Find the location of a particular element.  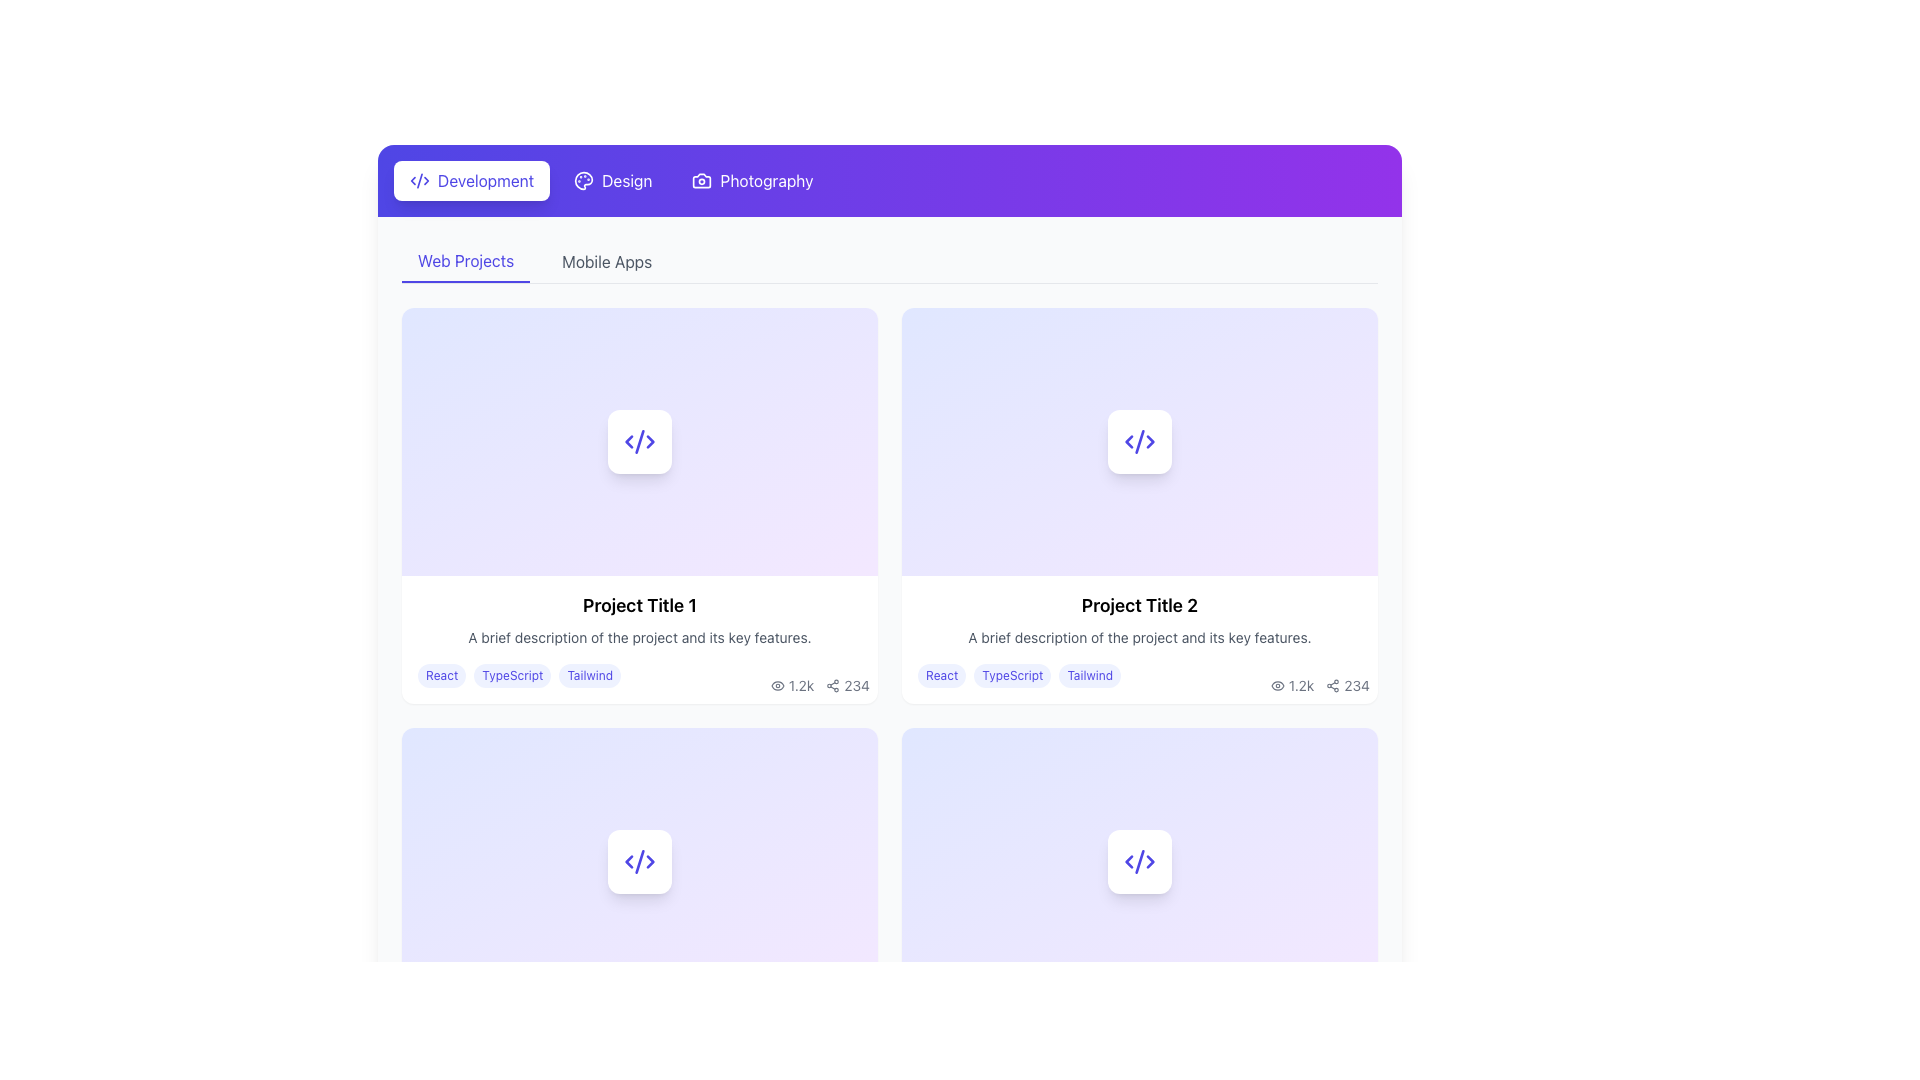

the 'TypeScript' badge, which has a light indigo background and darker indigo text, located below 'Project Title 2' in the second card from the left is located at coordinates (1012, 675).